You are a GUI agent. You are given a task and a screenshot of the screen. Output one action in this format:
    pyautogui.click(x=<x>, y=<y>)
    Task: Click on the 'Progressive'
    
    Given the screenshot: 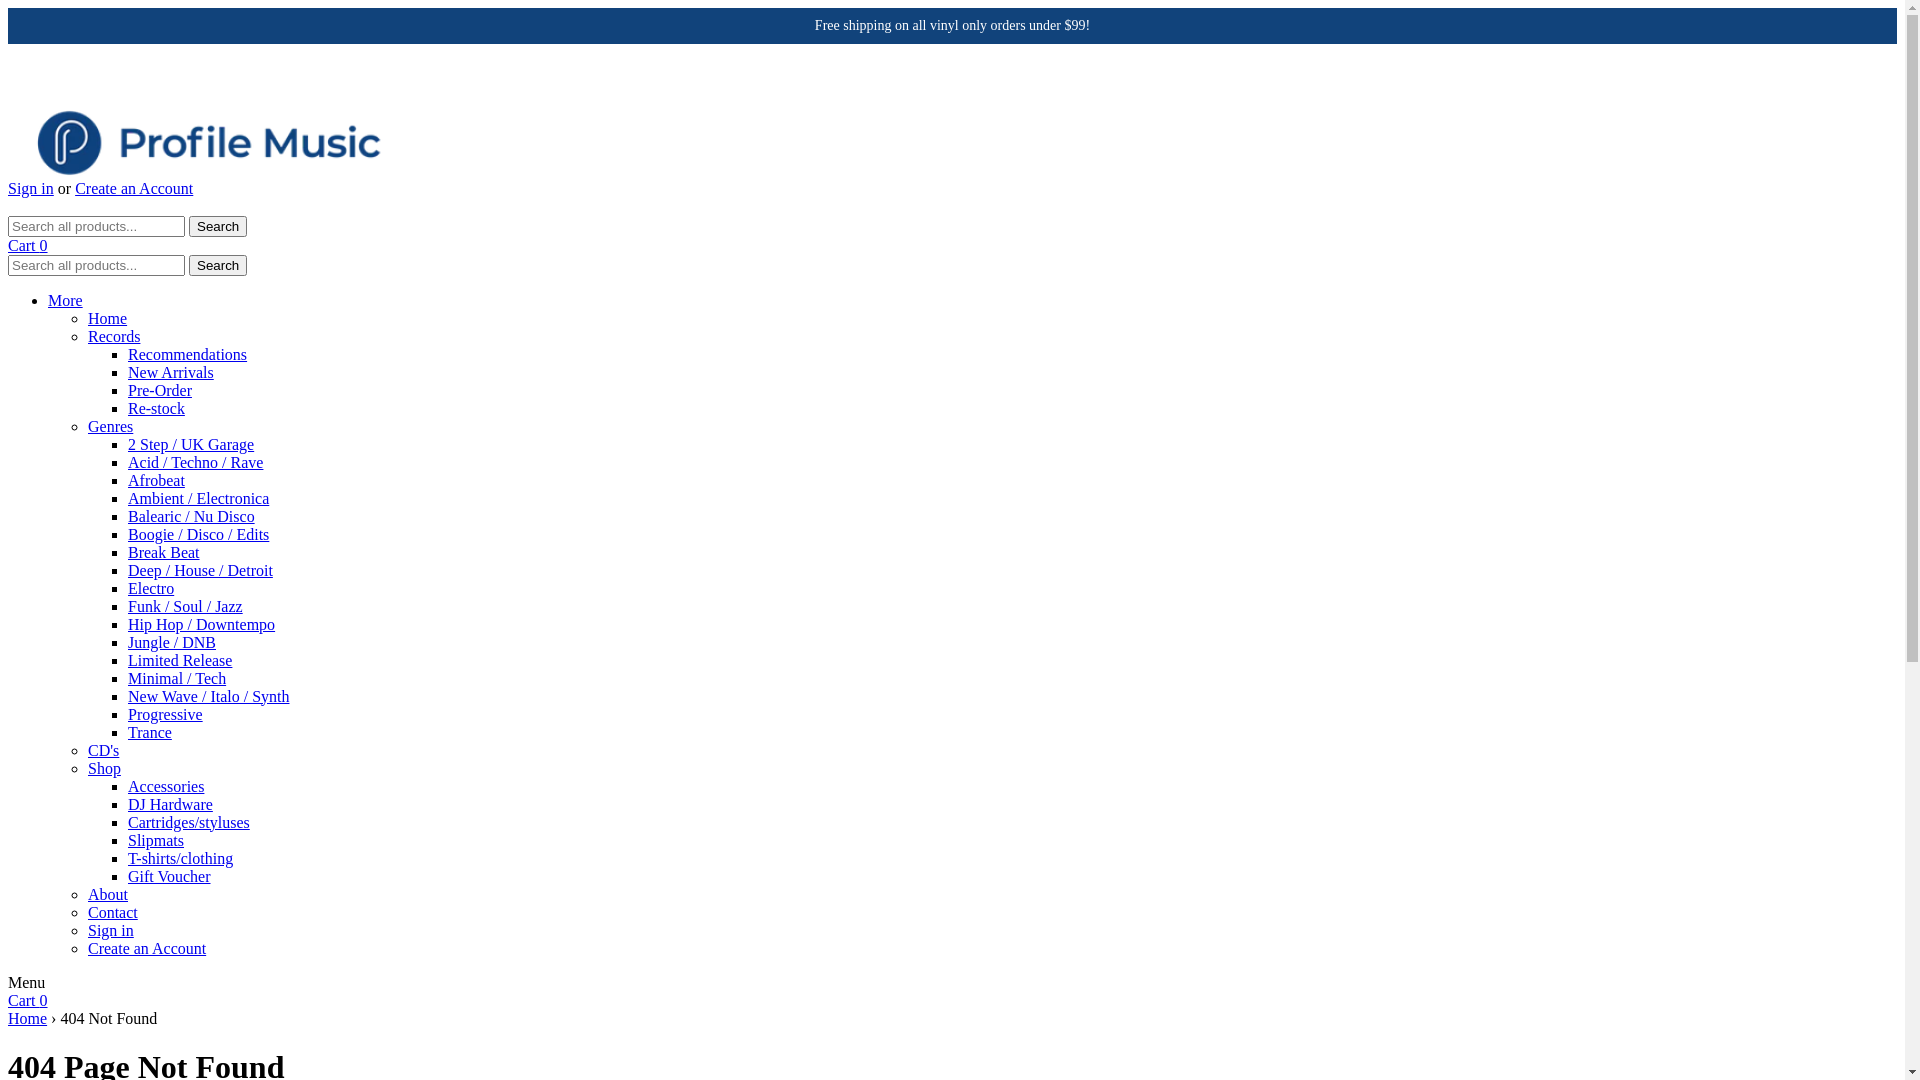 What is the action you would take?
    pyautogui.click(x=165, y=713)
    